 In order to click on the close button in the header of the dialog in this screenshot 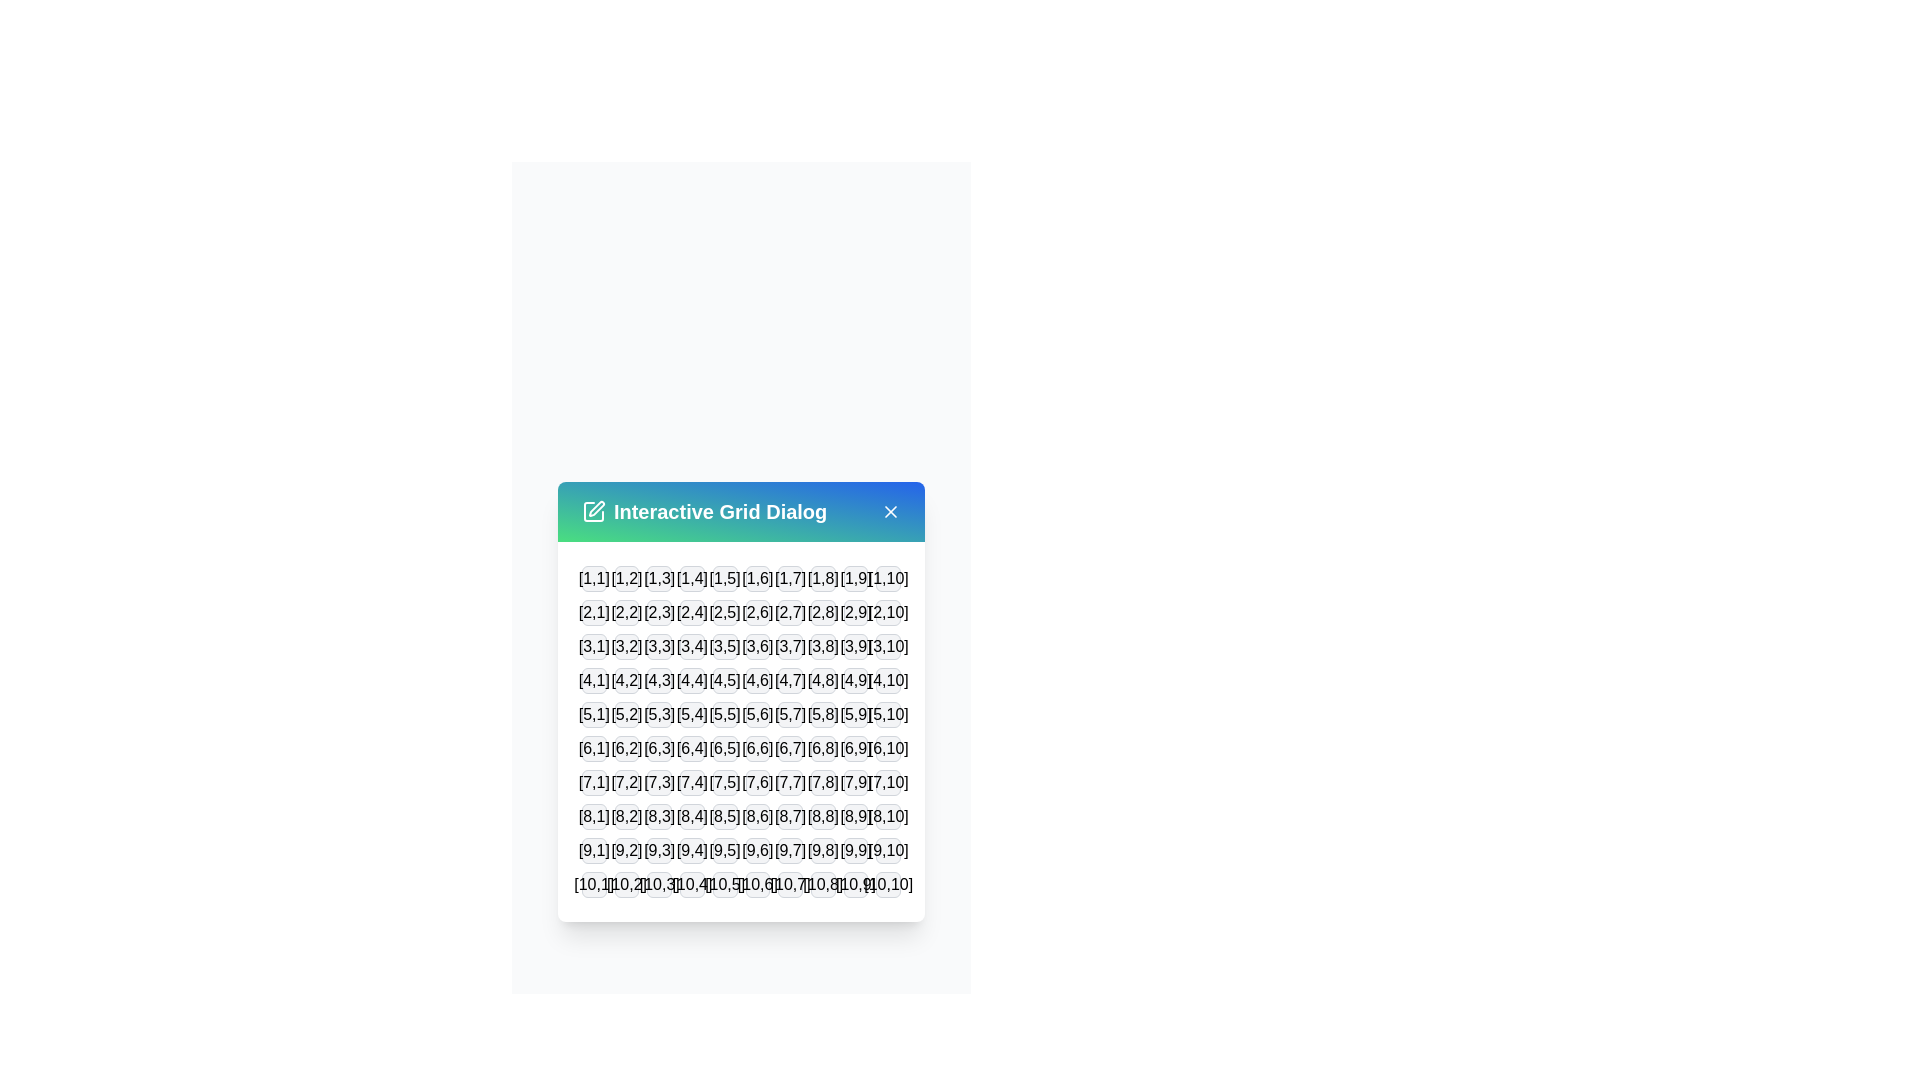, I will do `click(890, 511)`.